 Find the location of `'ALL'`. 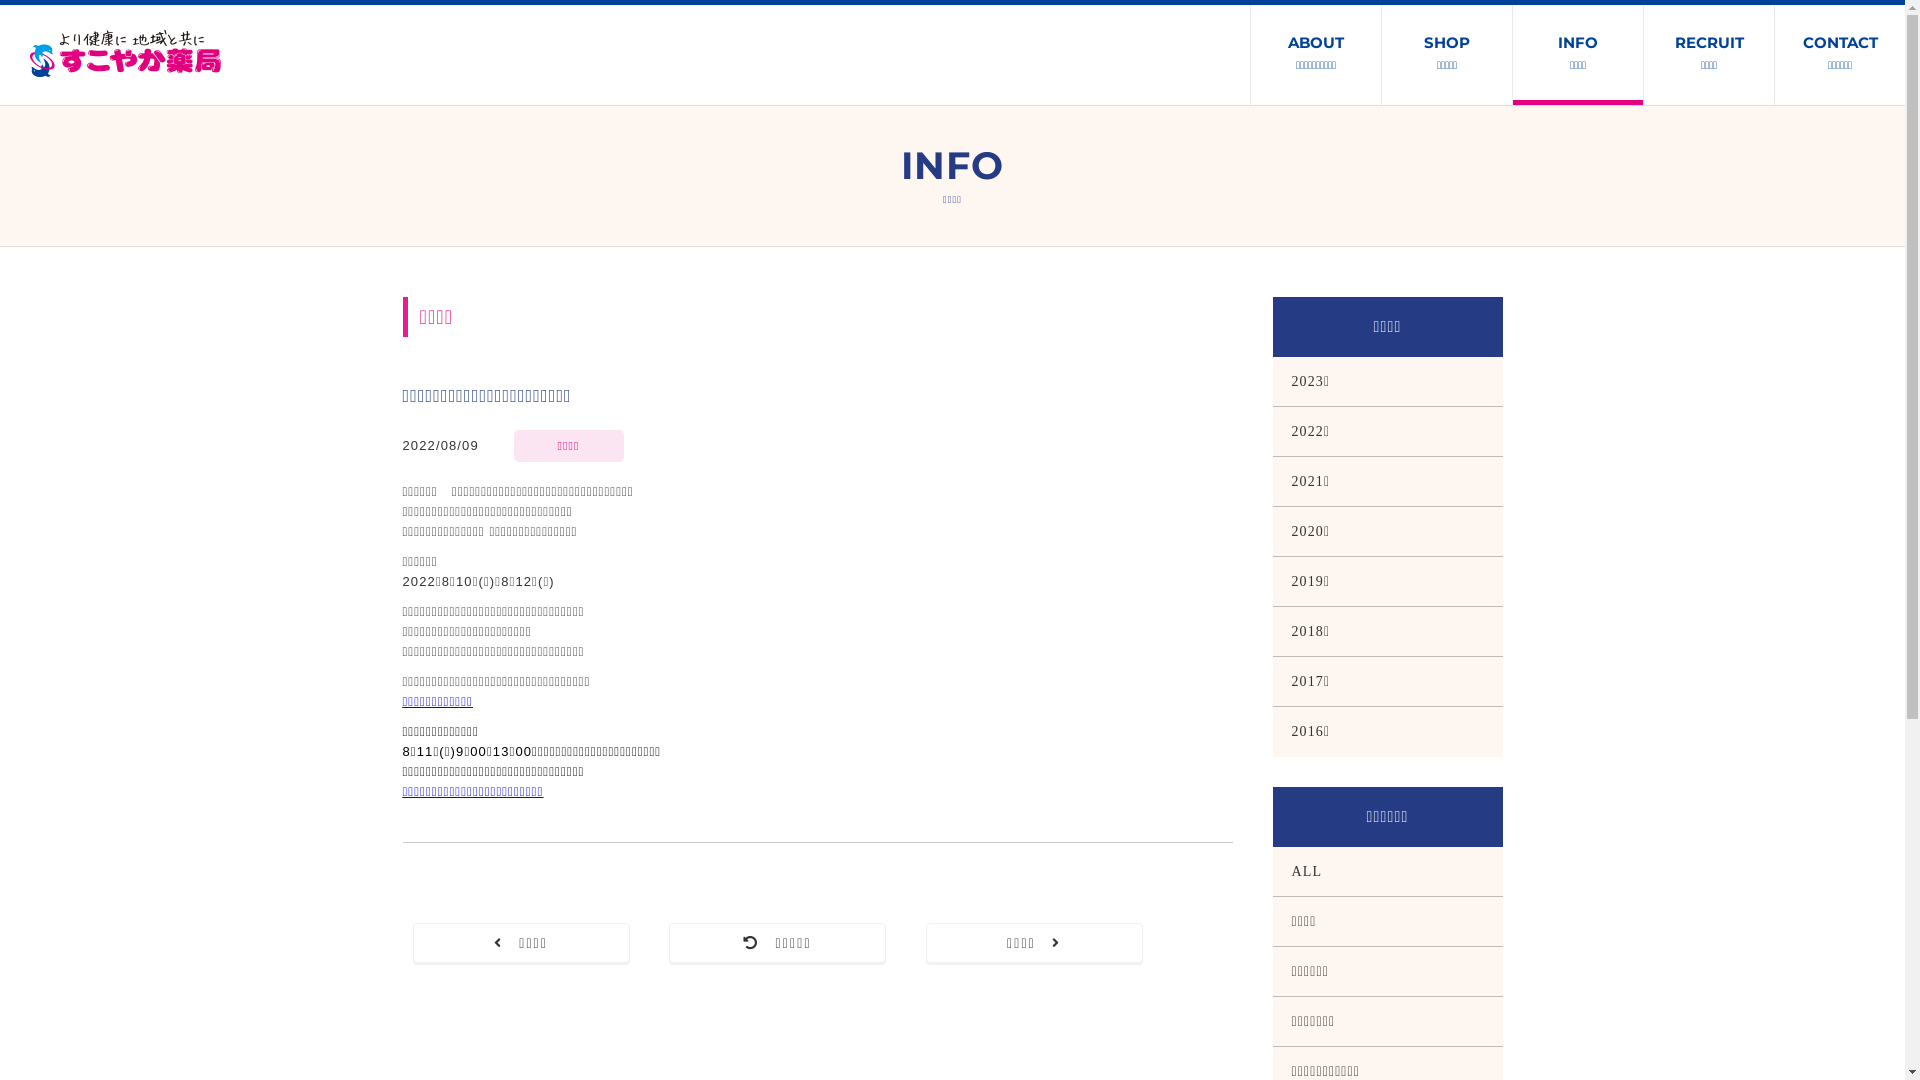

'ALL' is located at coordinates (1386, 870).